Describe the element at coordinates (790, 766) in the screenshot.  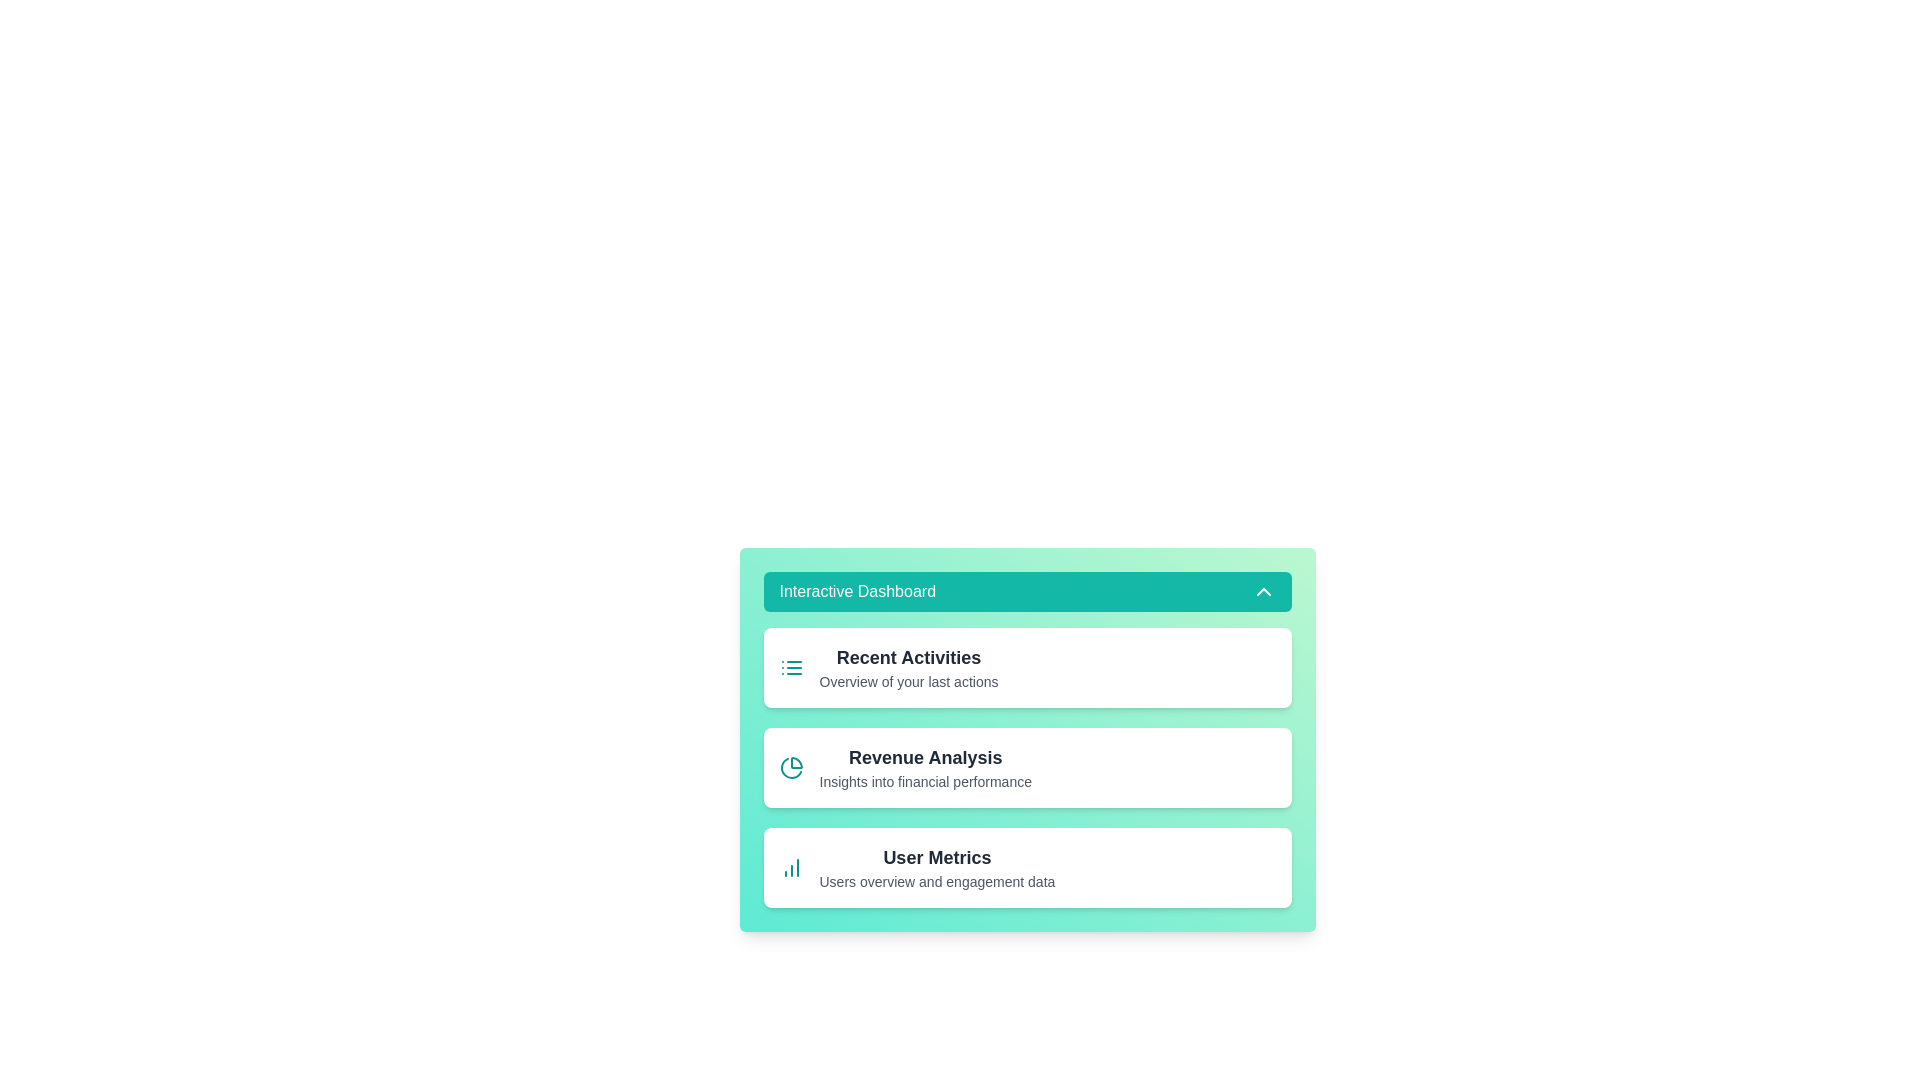
I see `the icon of the widget Revenue Analysis to interact with it` at that location.